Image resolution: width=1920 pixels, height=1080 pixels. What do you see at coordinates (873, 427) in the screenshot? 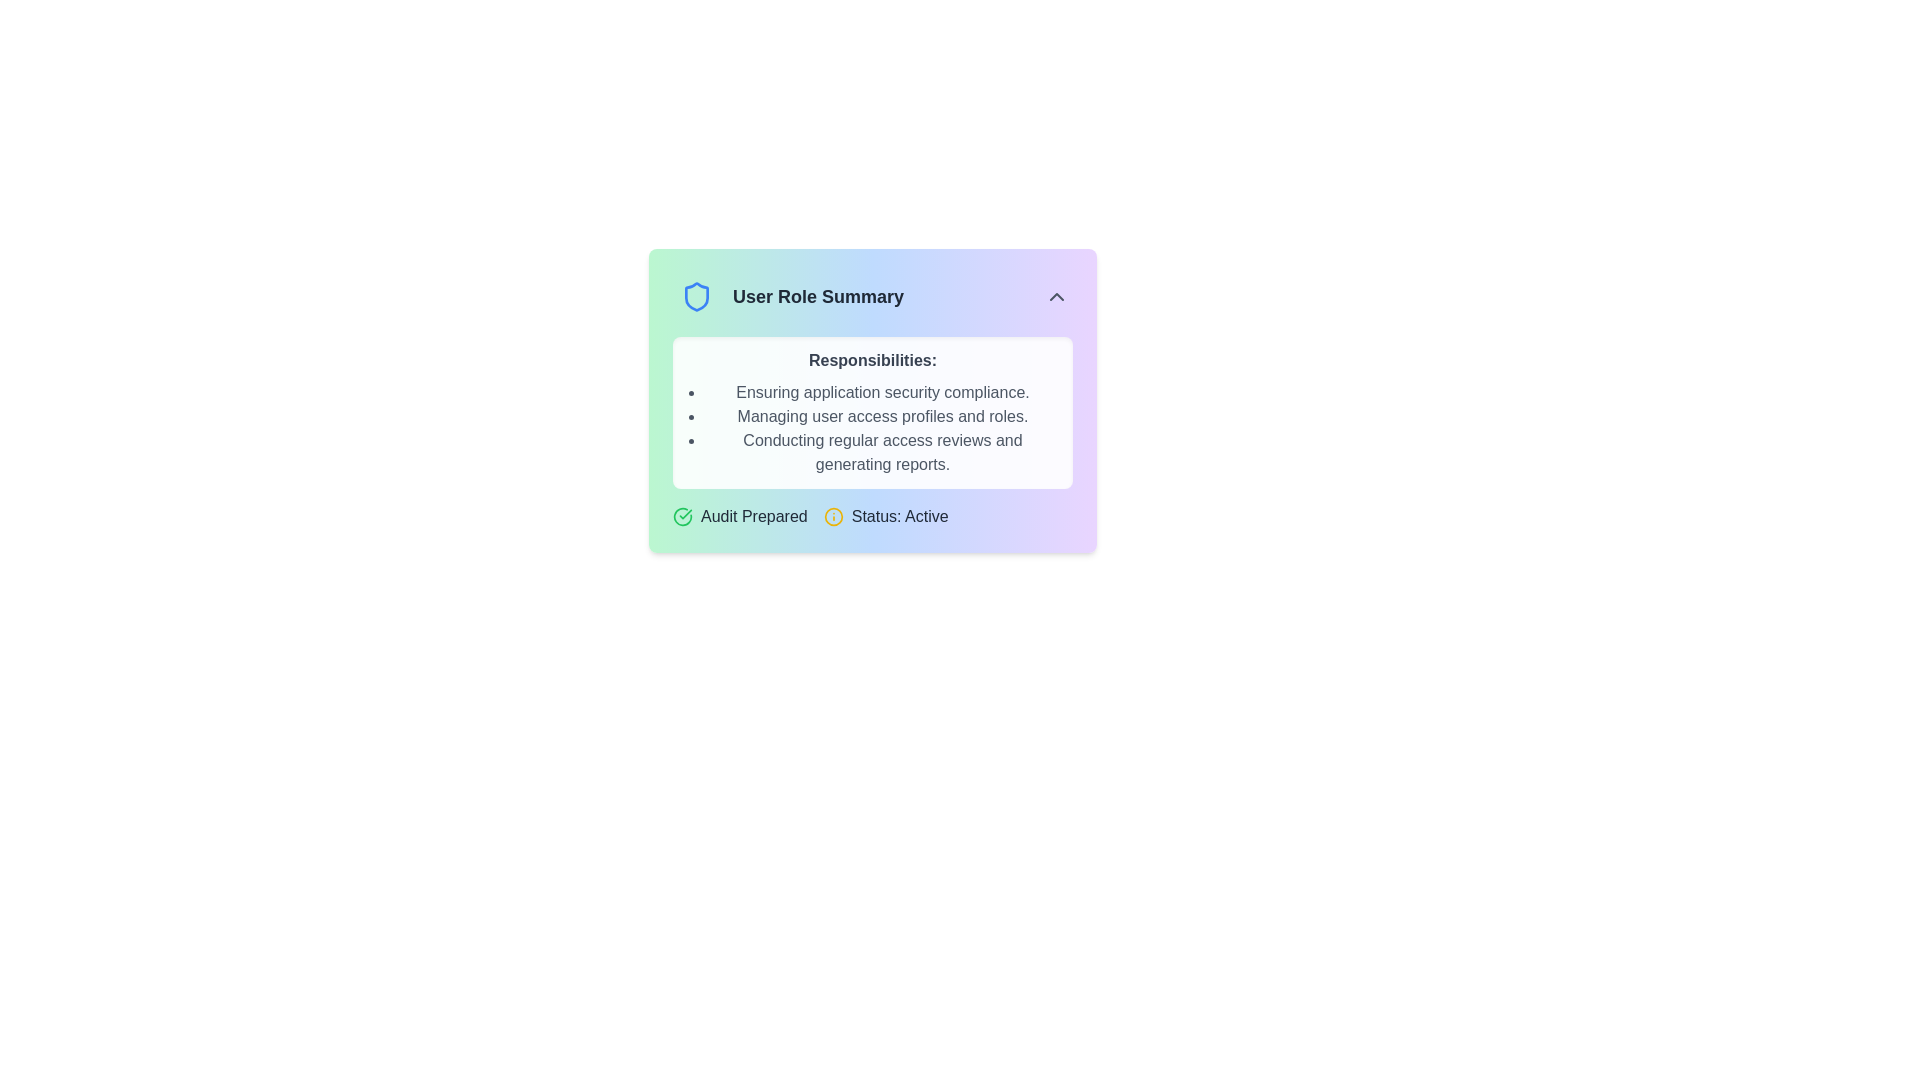
I see `the bulleted list of responsibilities, which includes three lines of text styled in medium gray and indented` at bounding box center [873, 427].